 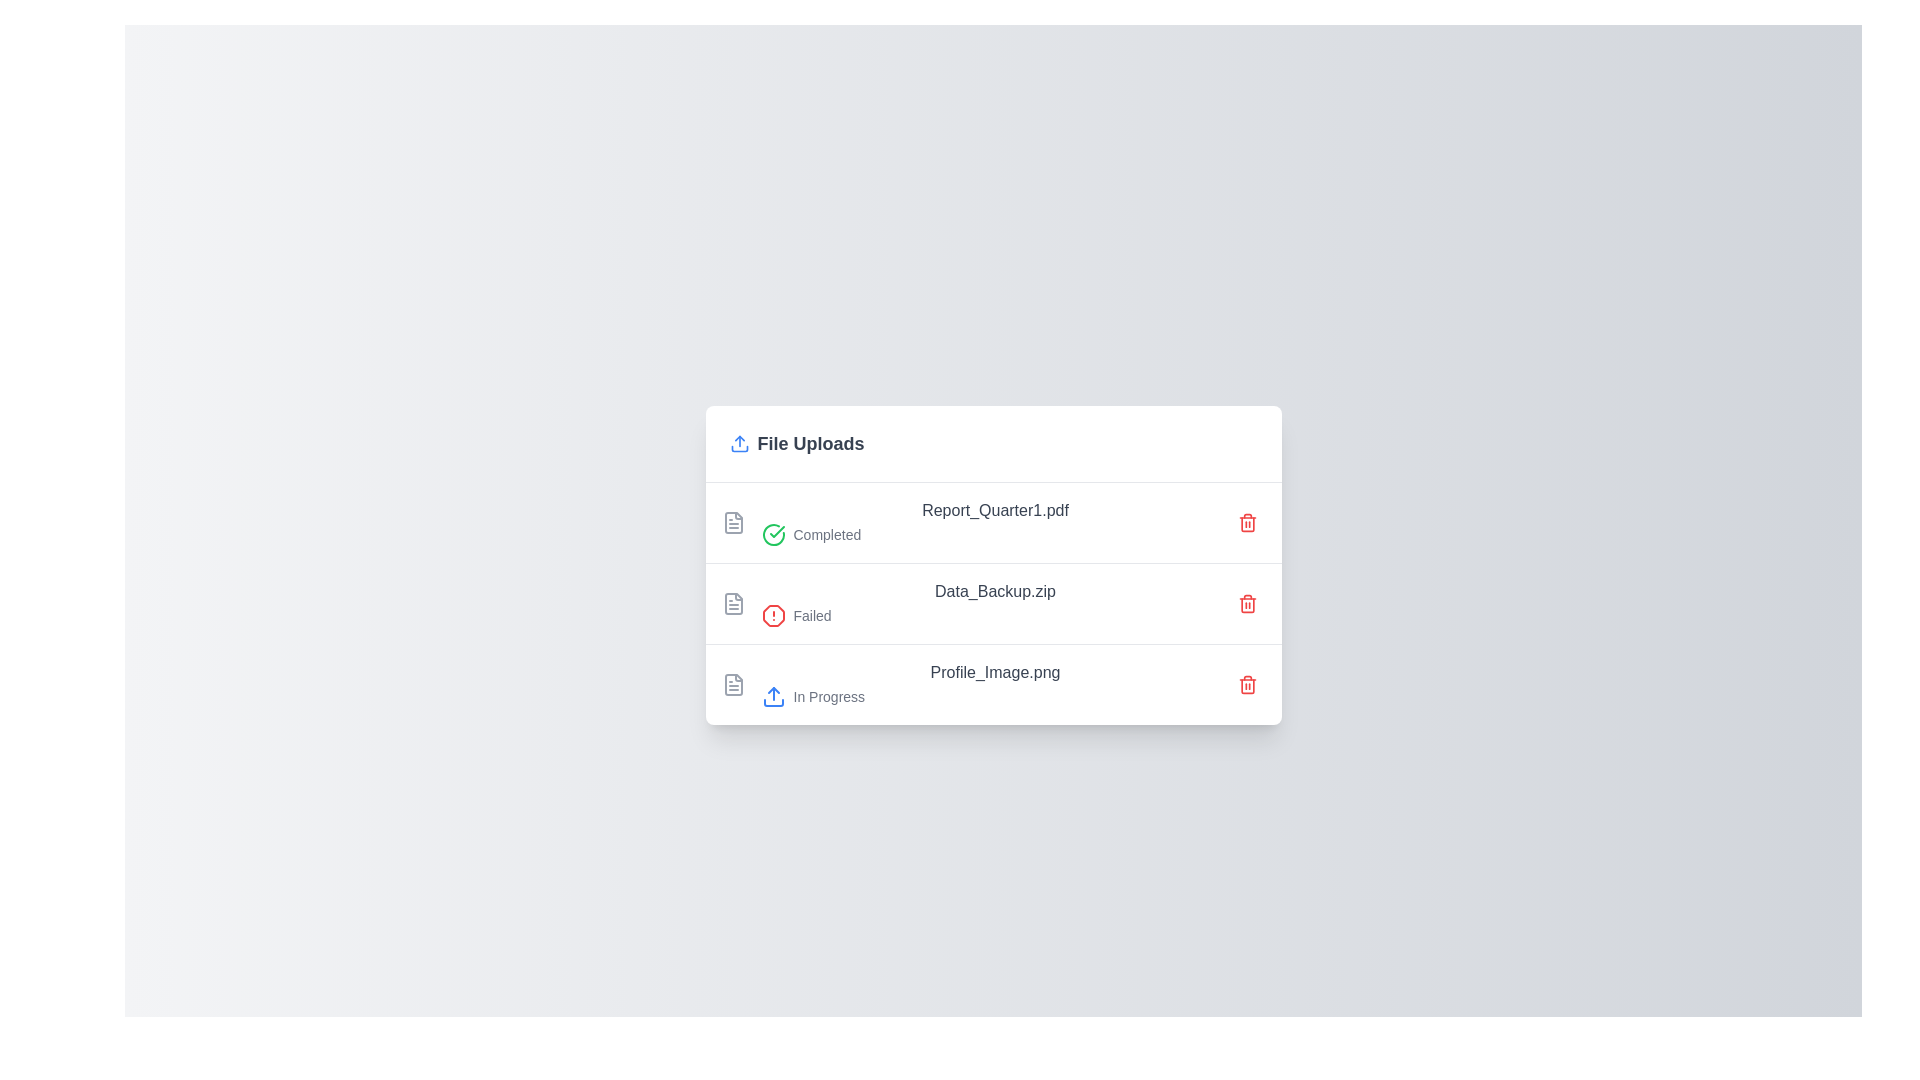 I want to click on the 'Completed' text label that indicates task completion, styled with a capitalized font, positioned inline with a green circular icon with a checkmark, adjacent to the file title 'Report_Quarter1.pdf', so click(x=827, y=533).